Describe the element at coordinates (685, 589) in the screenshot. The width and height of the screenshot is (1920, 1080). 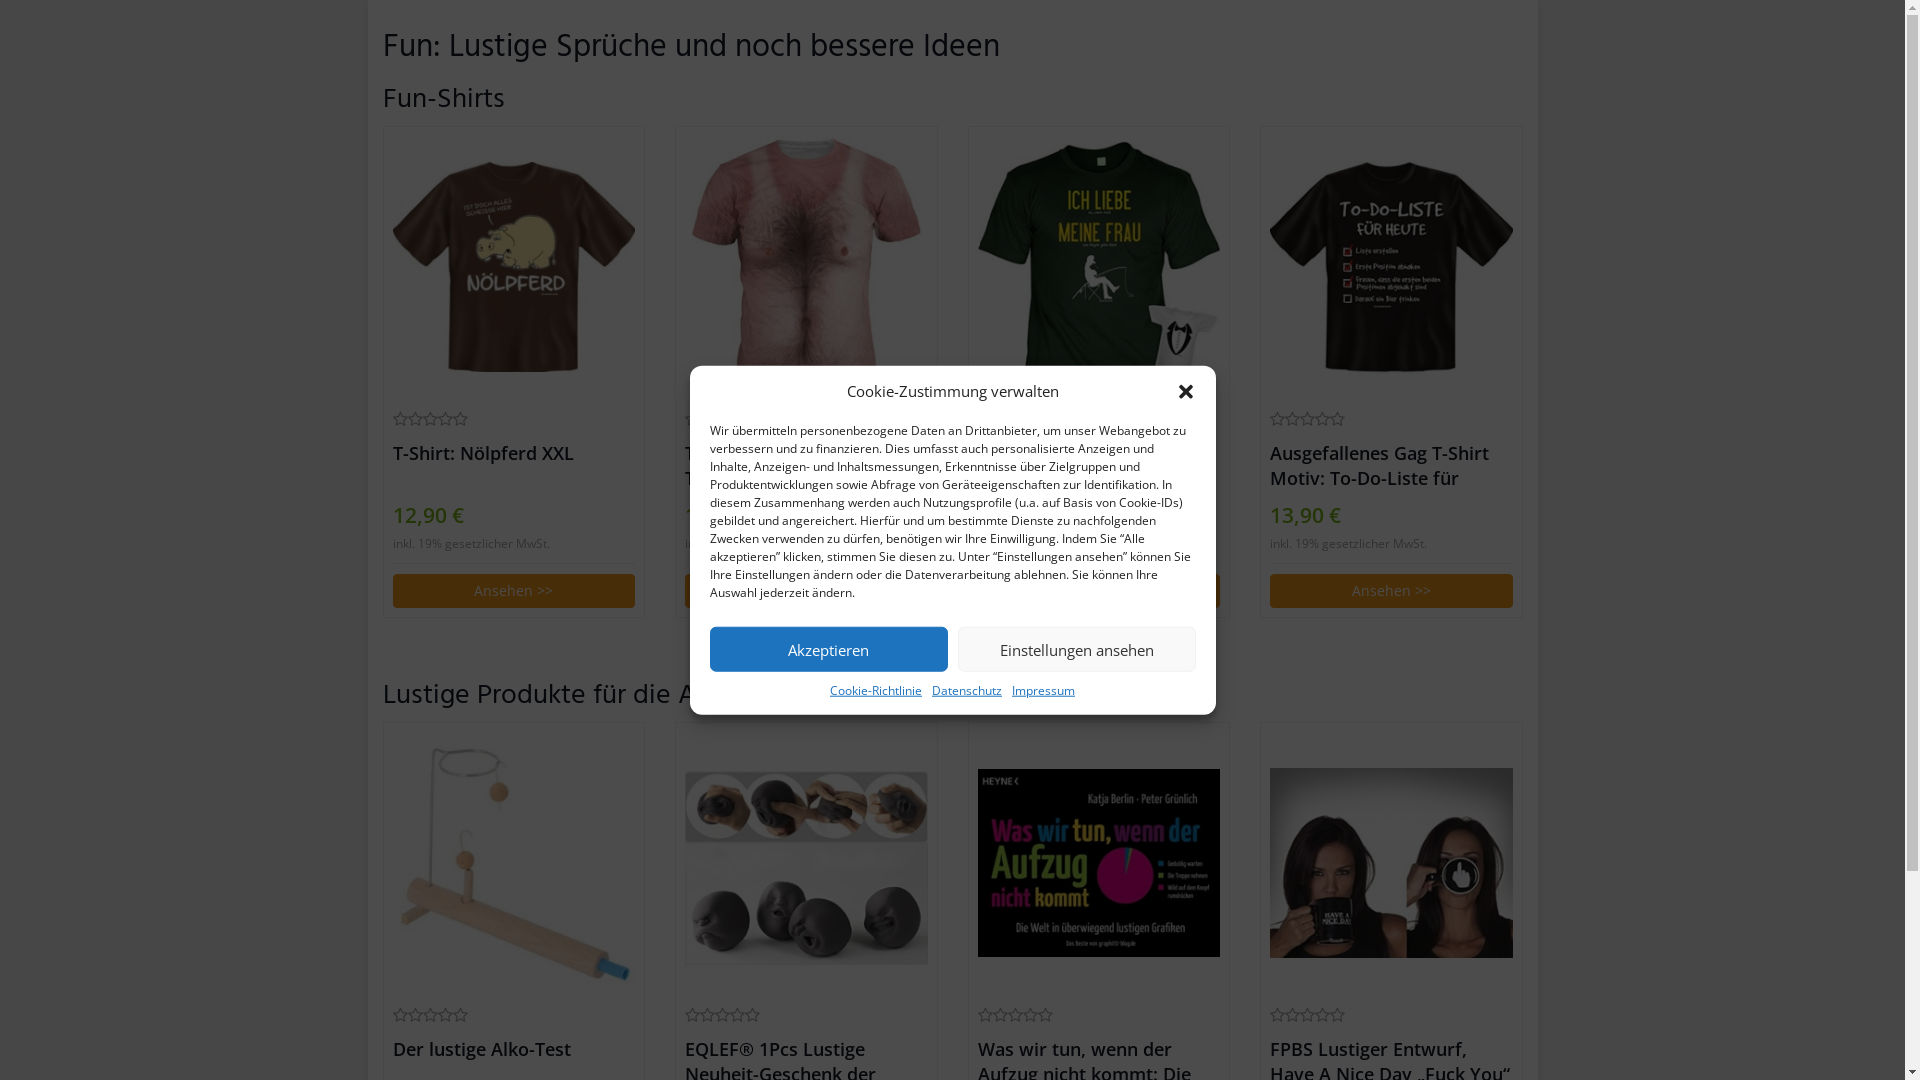
I see `'Ansehen >>'` at that location.